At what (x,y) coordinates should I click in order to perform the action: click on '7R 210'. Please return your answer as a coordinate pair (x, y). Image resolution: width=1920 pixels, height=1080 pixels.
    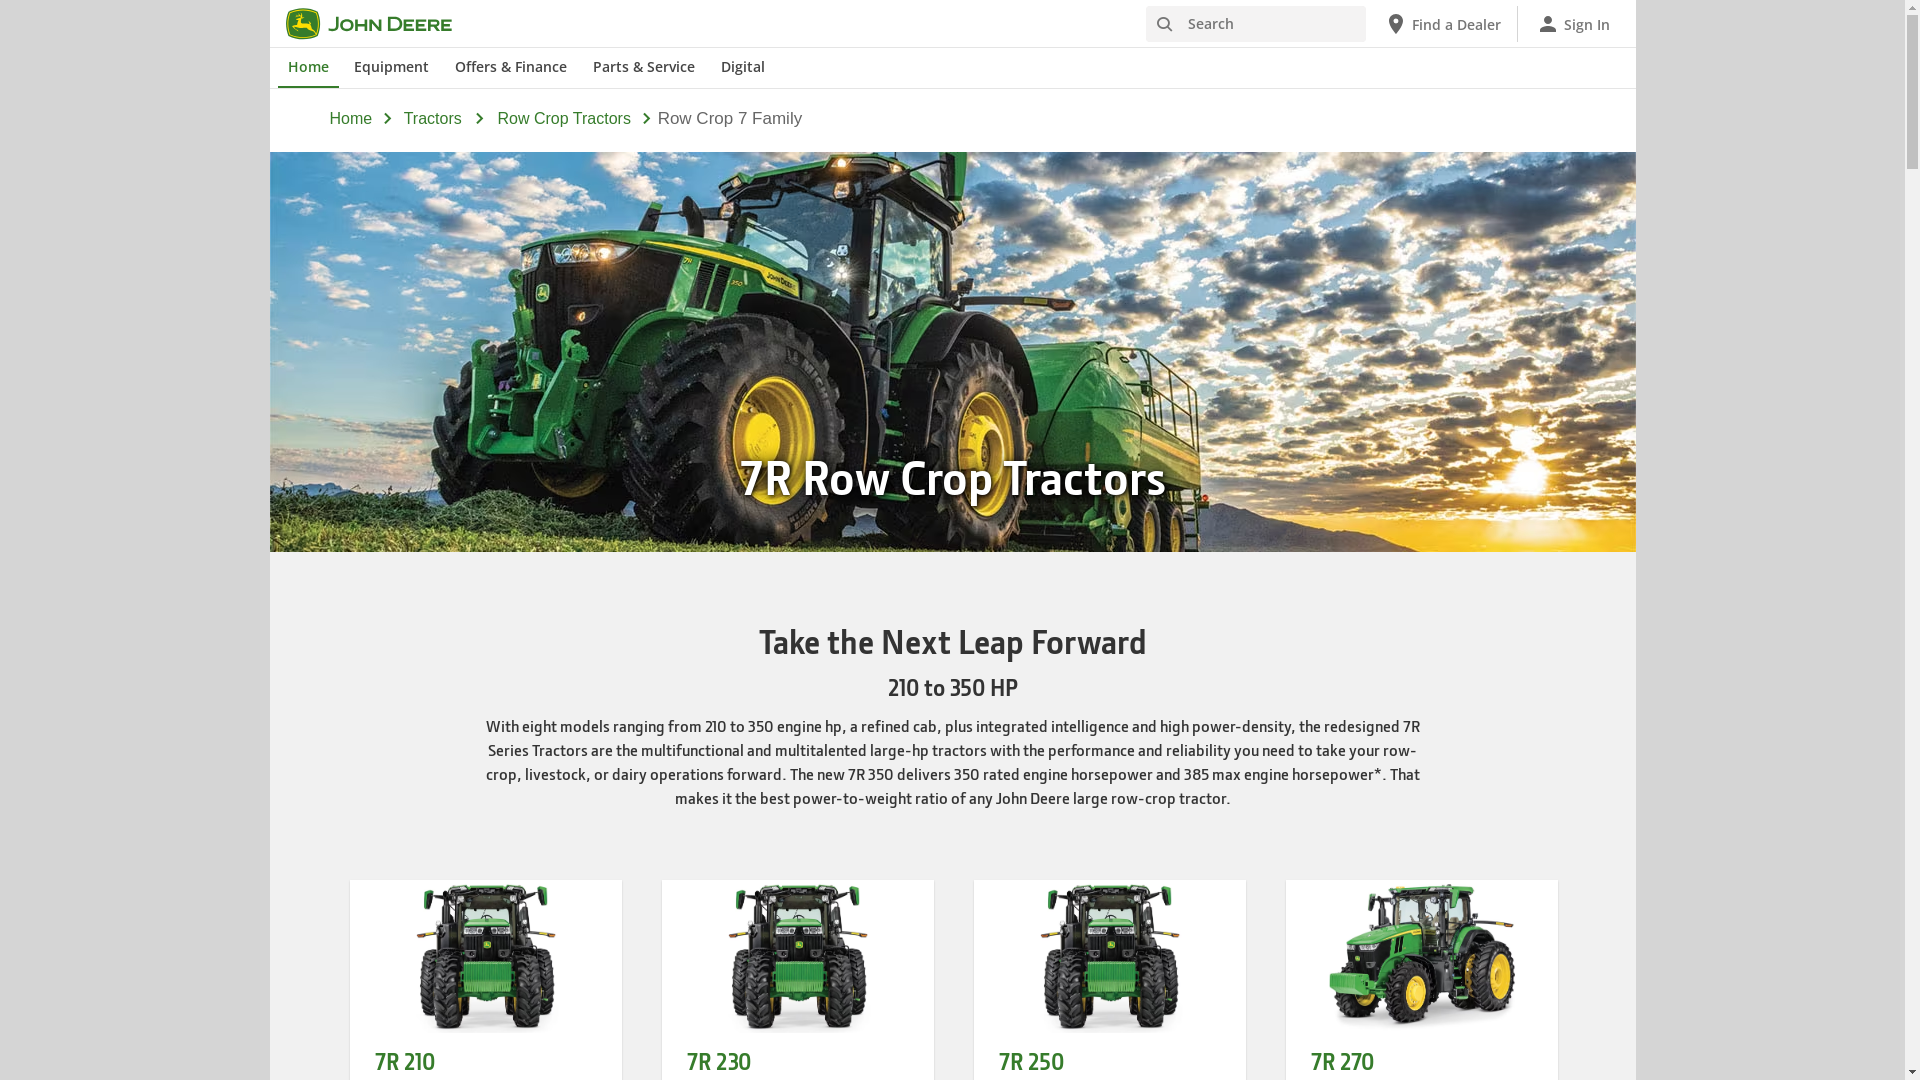
    Looking at the image, I should click on (402, 1060).